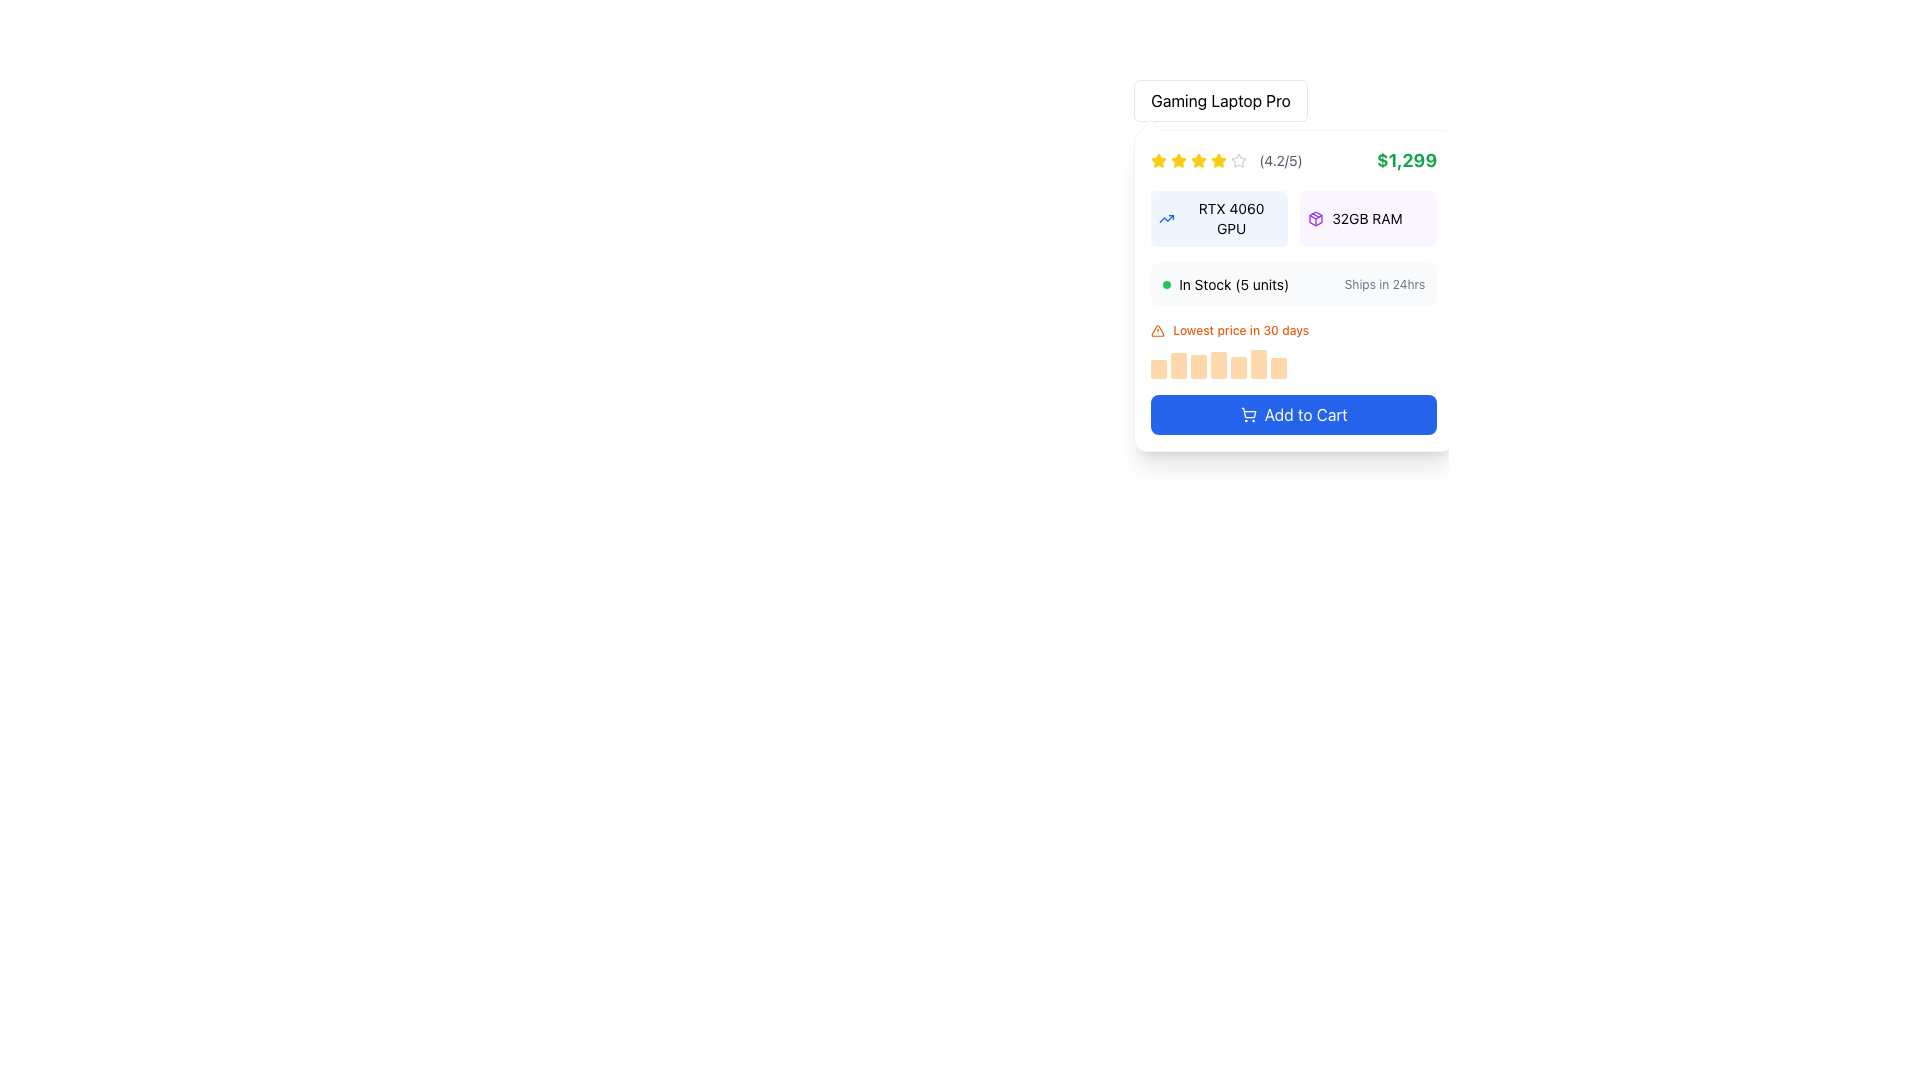 Image resolution: width=1920 pixels, height=1080 pixels. What do you see at coordinates (1238, 160) in the screenshot?
I see `the sixth star icon representing an unselected state in the rating mechanism located near the top left of the product card` at bounding box center [1238, 160].